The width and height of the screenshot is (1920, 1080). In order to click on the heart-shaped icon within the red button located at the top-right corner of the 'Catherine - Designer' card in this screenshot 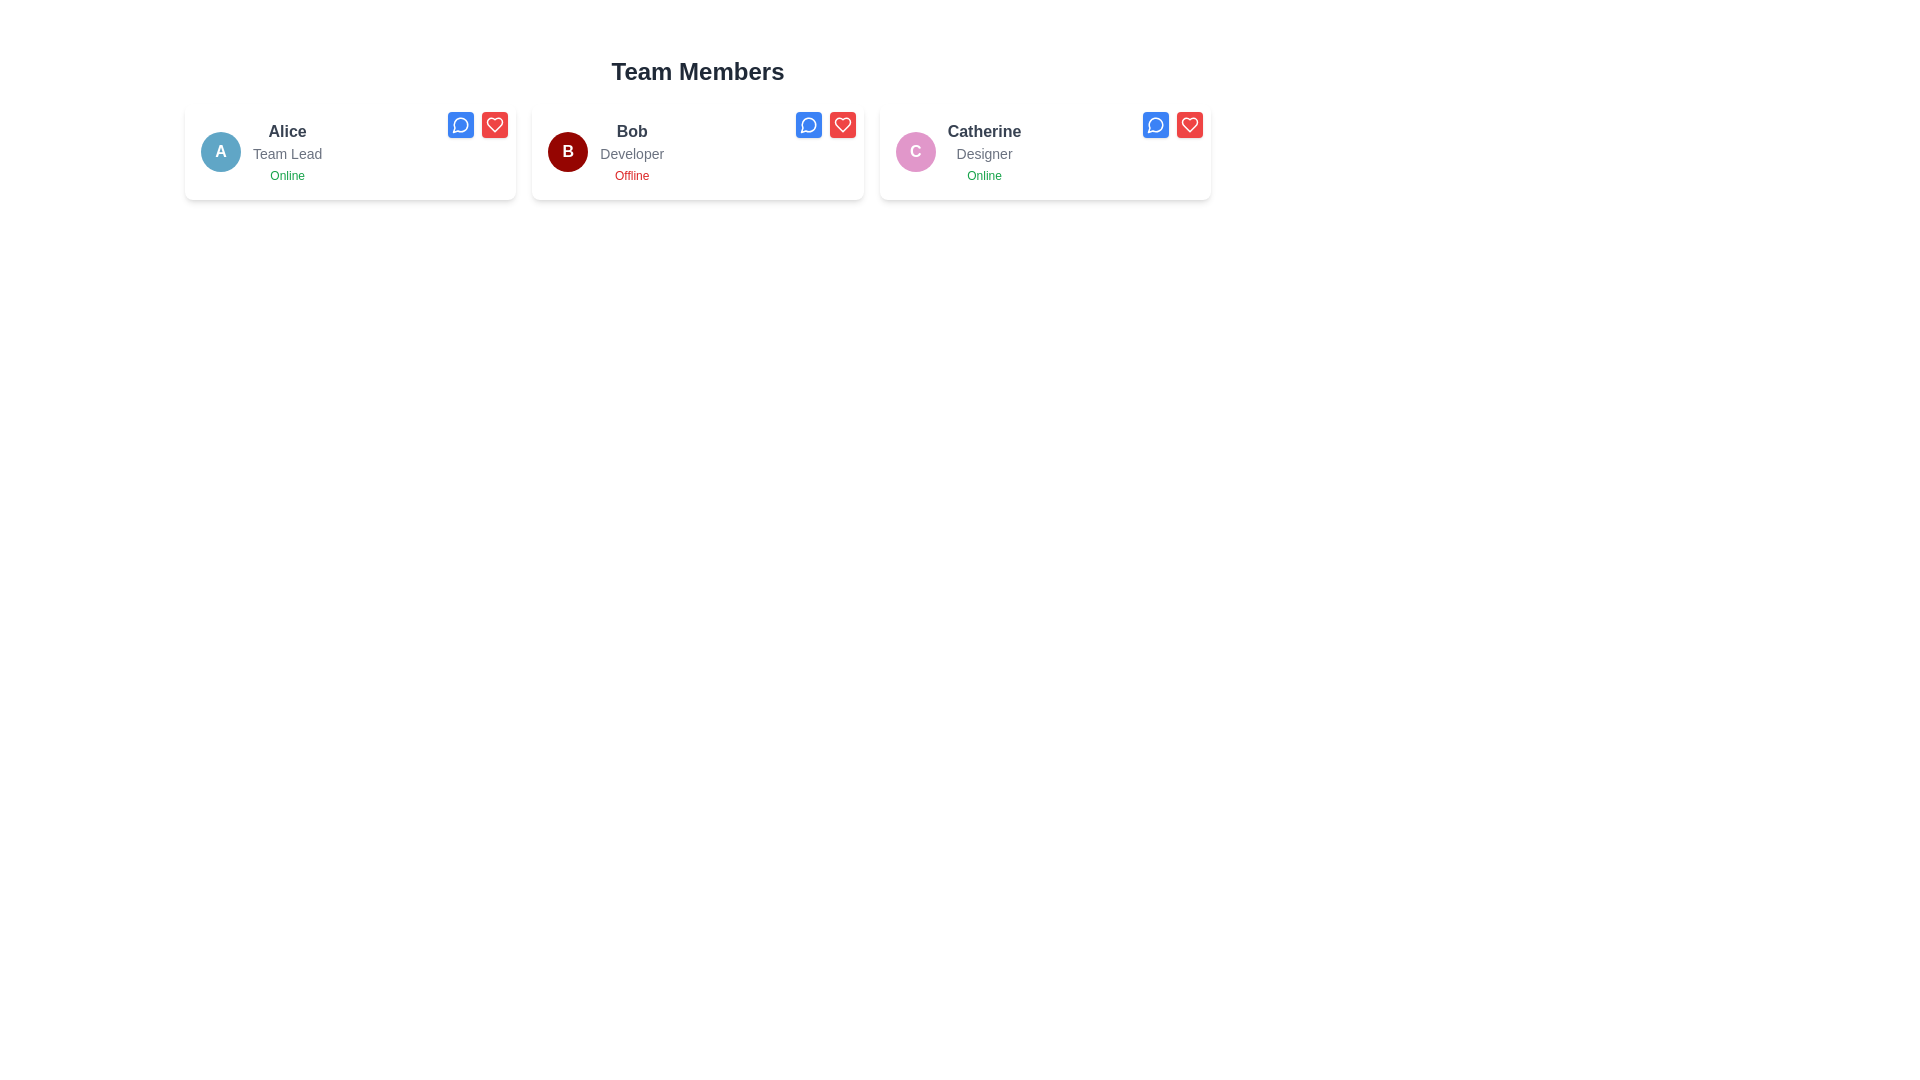, I will do `click(1190, 124)`.